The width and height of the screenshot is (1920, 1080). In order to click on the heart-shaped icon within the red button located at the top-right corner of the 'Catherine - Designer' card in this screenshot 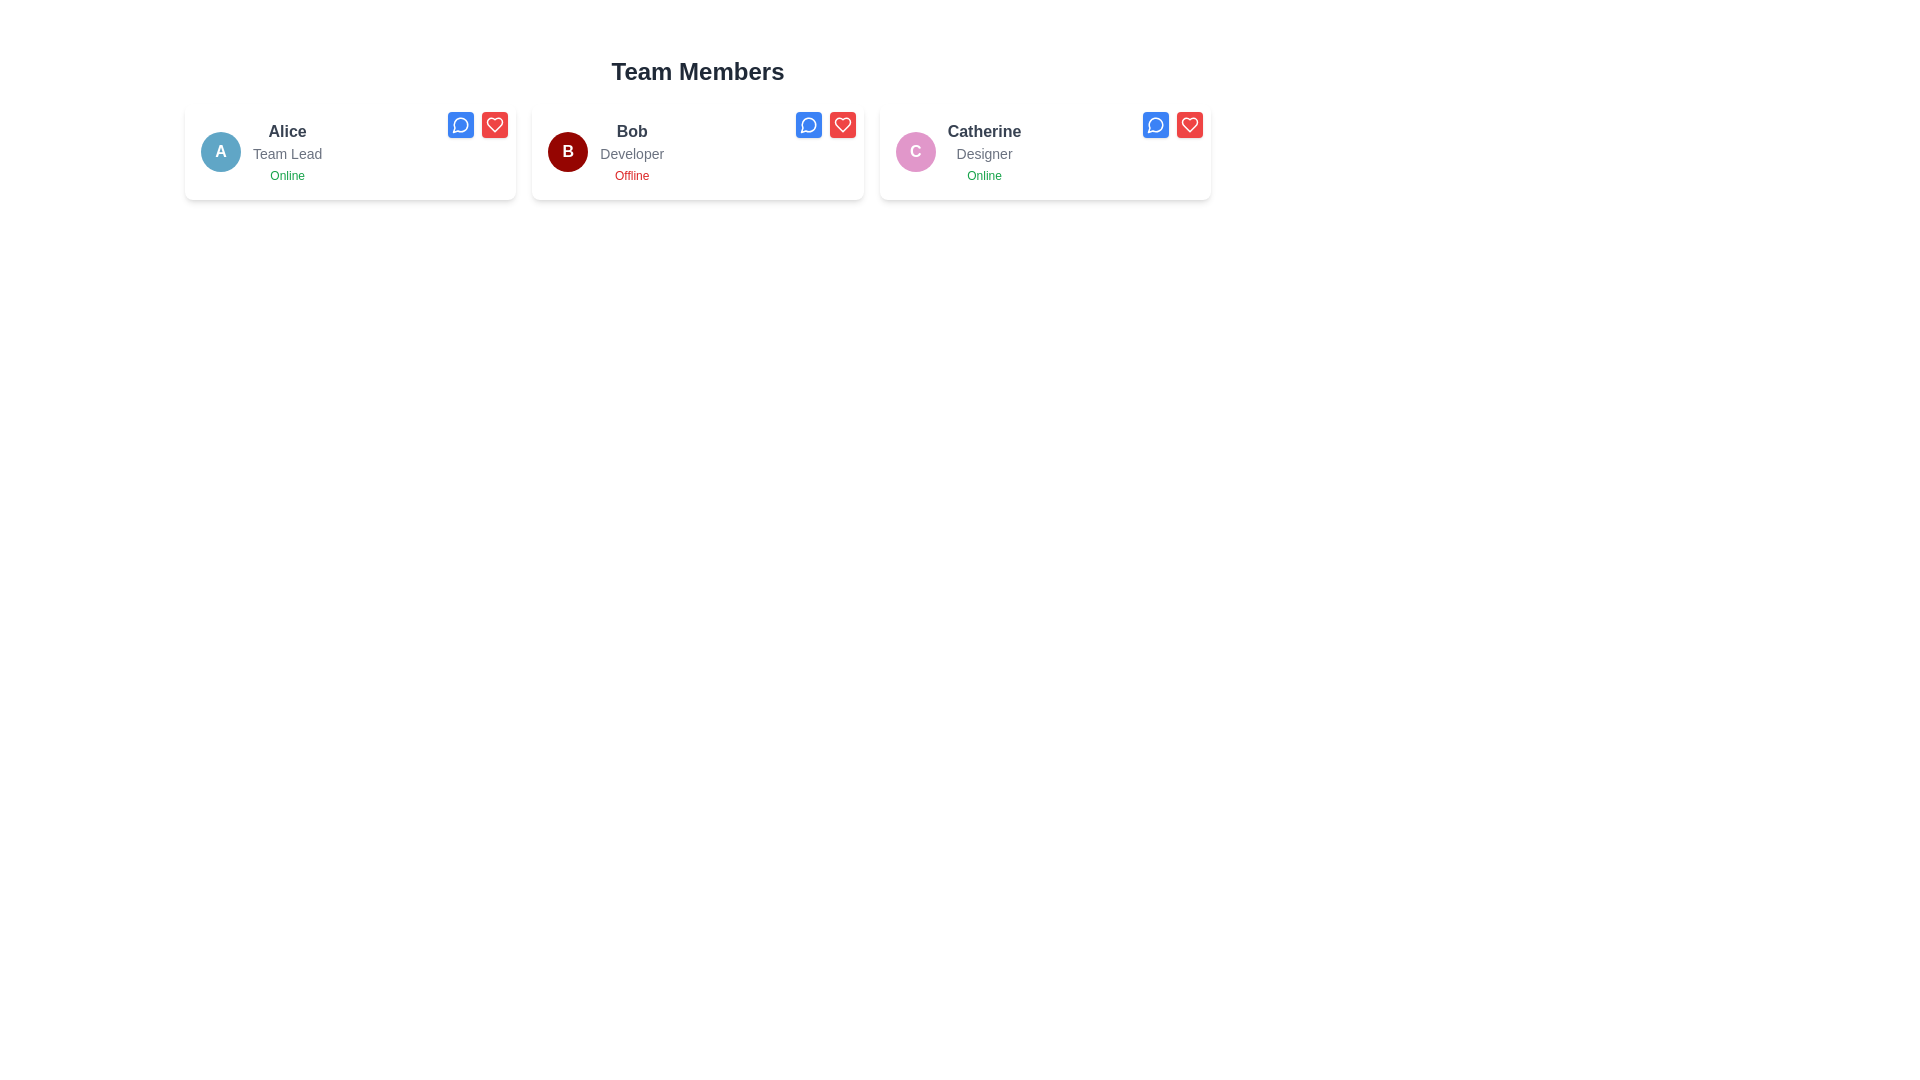, I will do `click(1190, 124)`.